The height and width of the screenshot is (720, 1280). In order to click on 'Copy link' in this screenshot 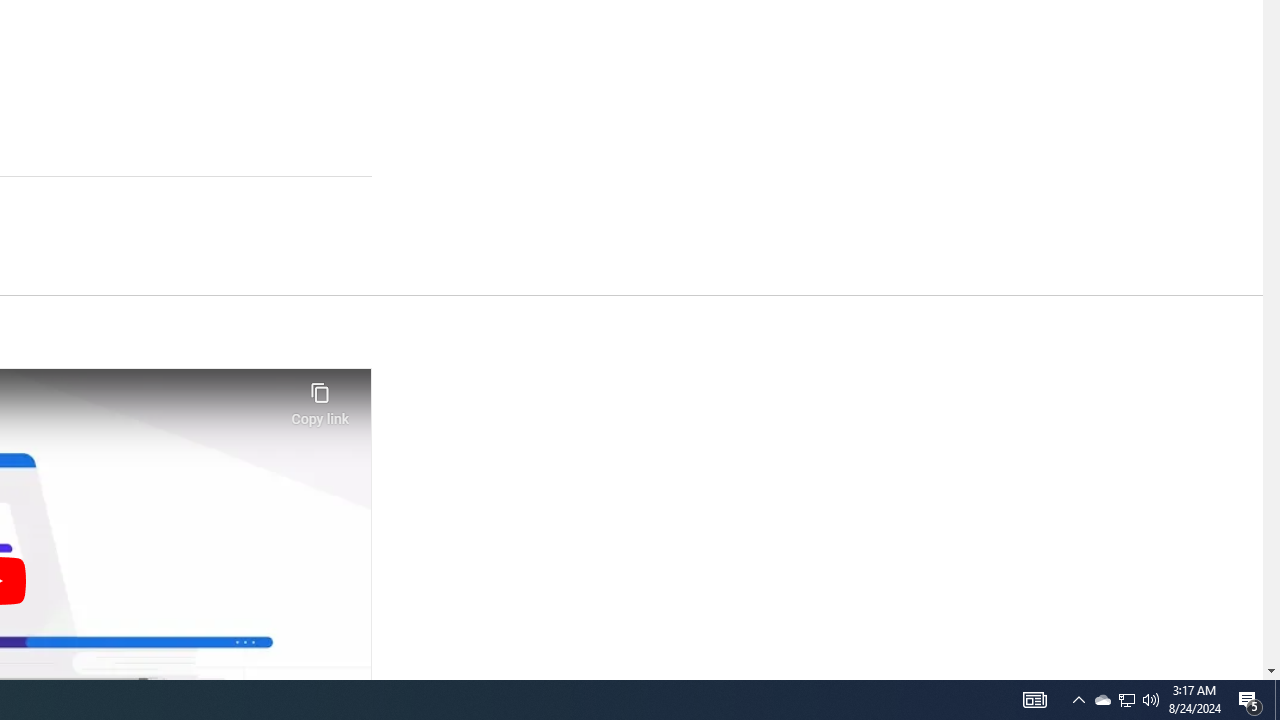, I will do `click(320, 398)`.